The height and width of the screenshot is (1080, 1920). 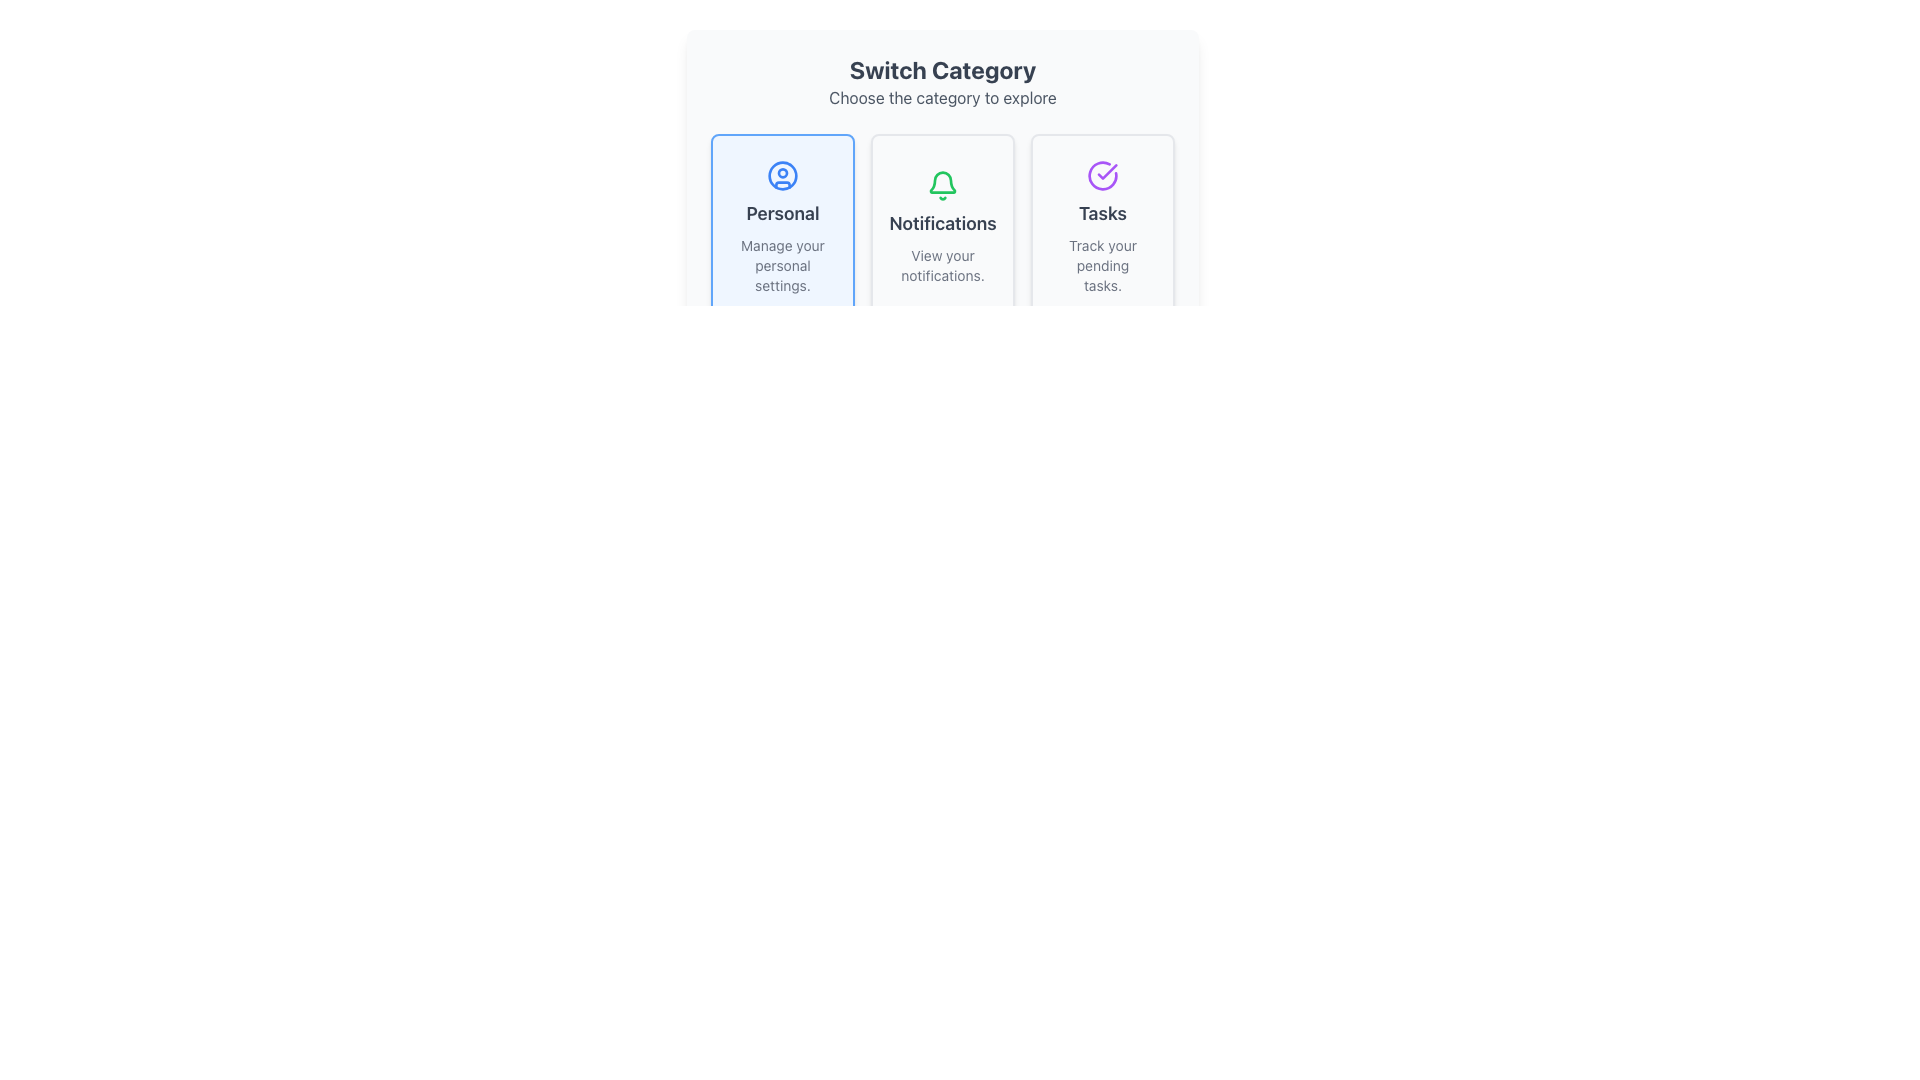 What do you see at coordinates (781, 175) in the screenshot?
I see `the icon representing the 'Personal' section, which is located above the title 'Personal' and the description 'Manage your personal settings.'` at bounding box center [781, 175].